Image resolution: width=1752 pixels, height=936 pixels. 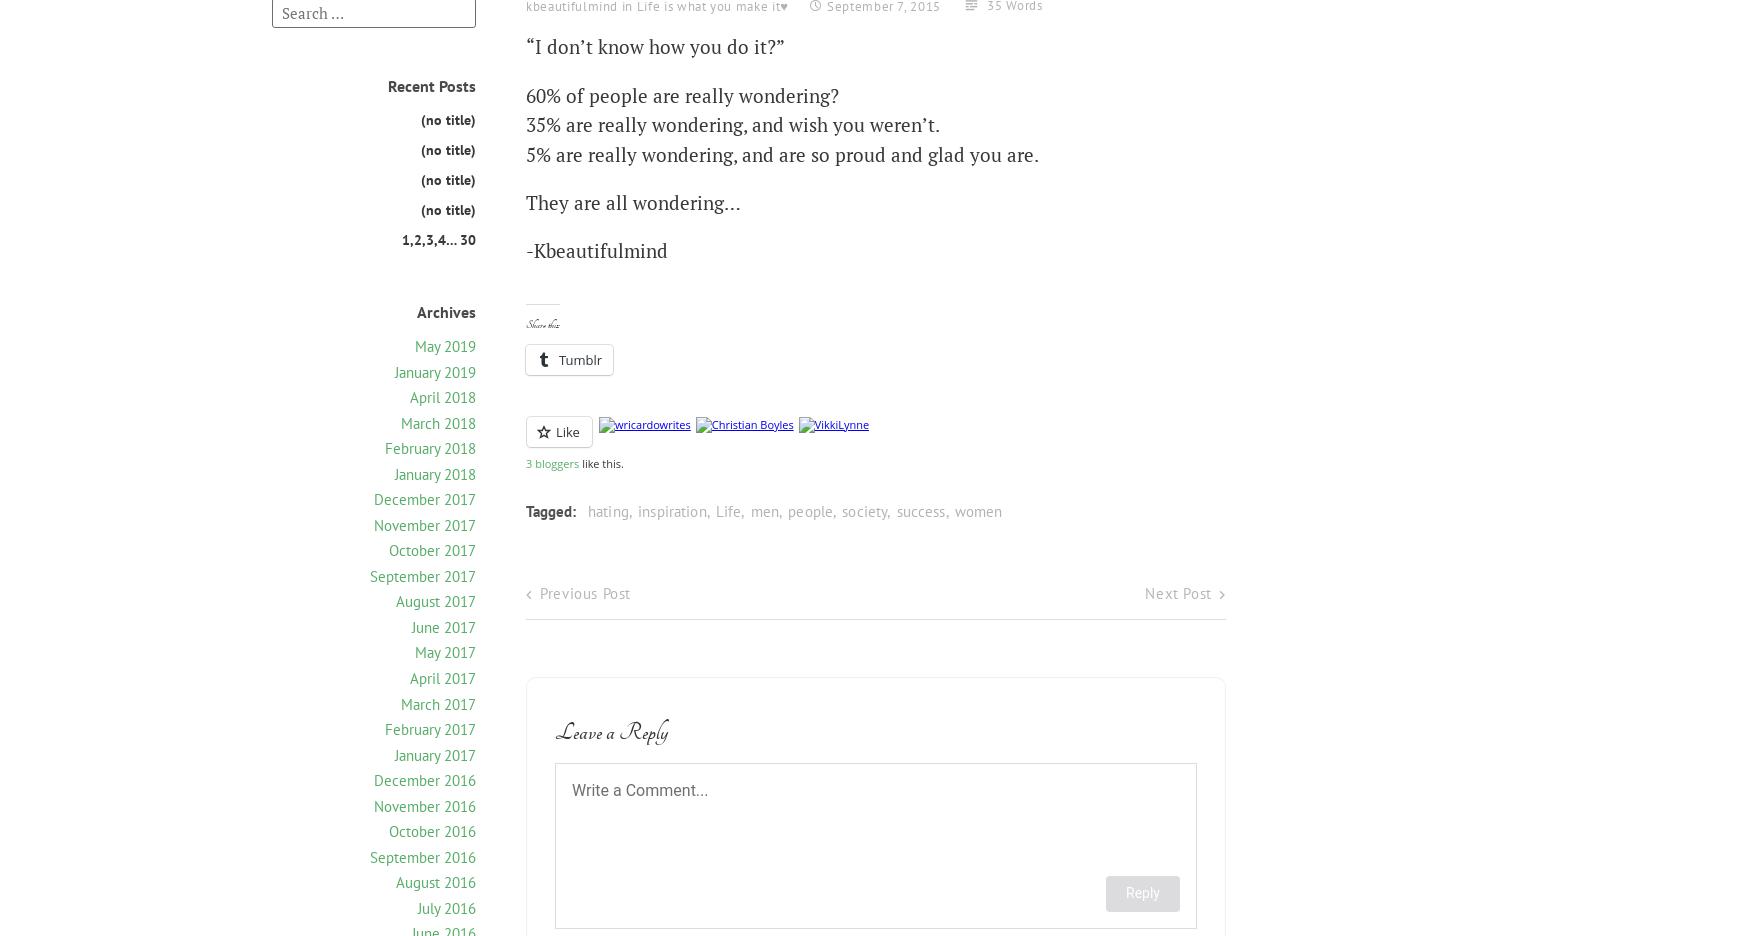 What do you see at coordinates (424, 780) in the screenshot?
I see `'December 2016'` at bounding box center [424, 780].